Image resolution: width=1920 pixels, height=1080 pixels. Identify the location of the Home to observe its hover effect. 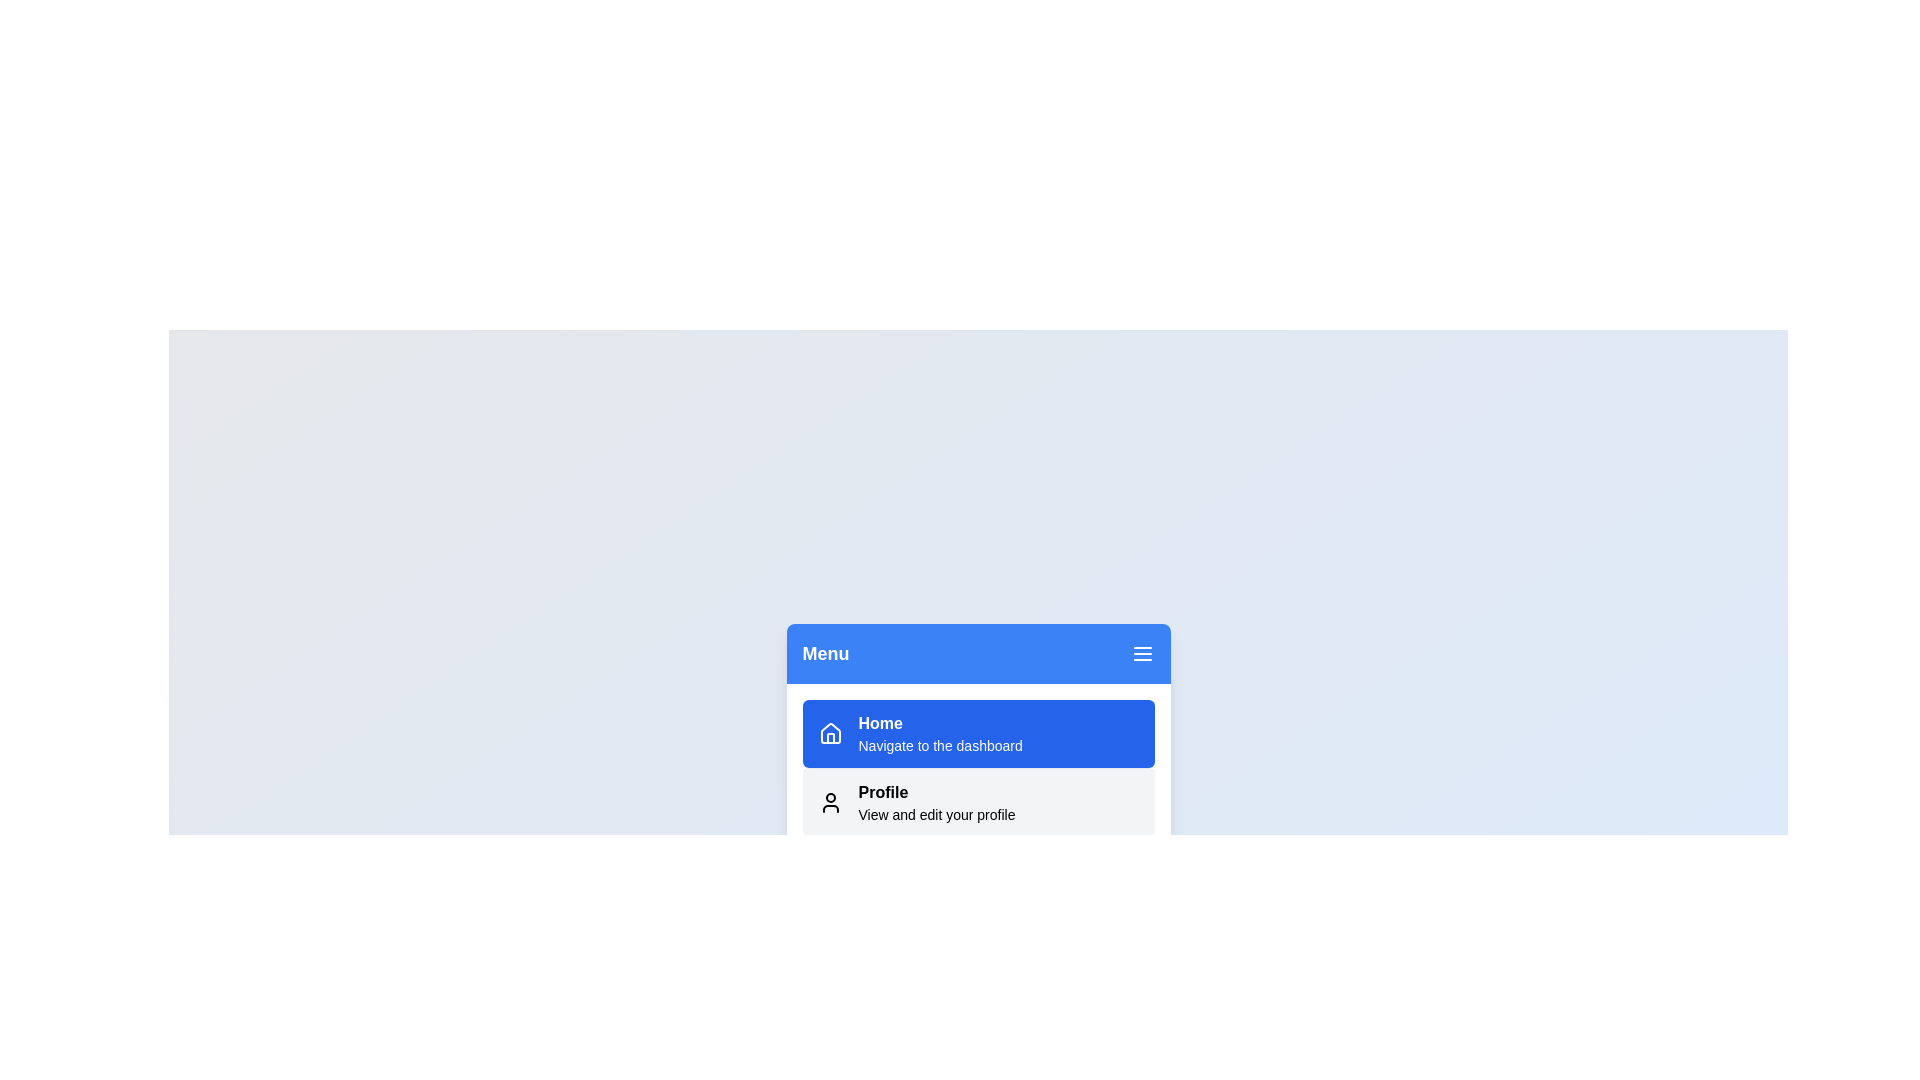
(978, 733).